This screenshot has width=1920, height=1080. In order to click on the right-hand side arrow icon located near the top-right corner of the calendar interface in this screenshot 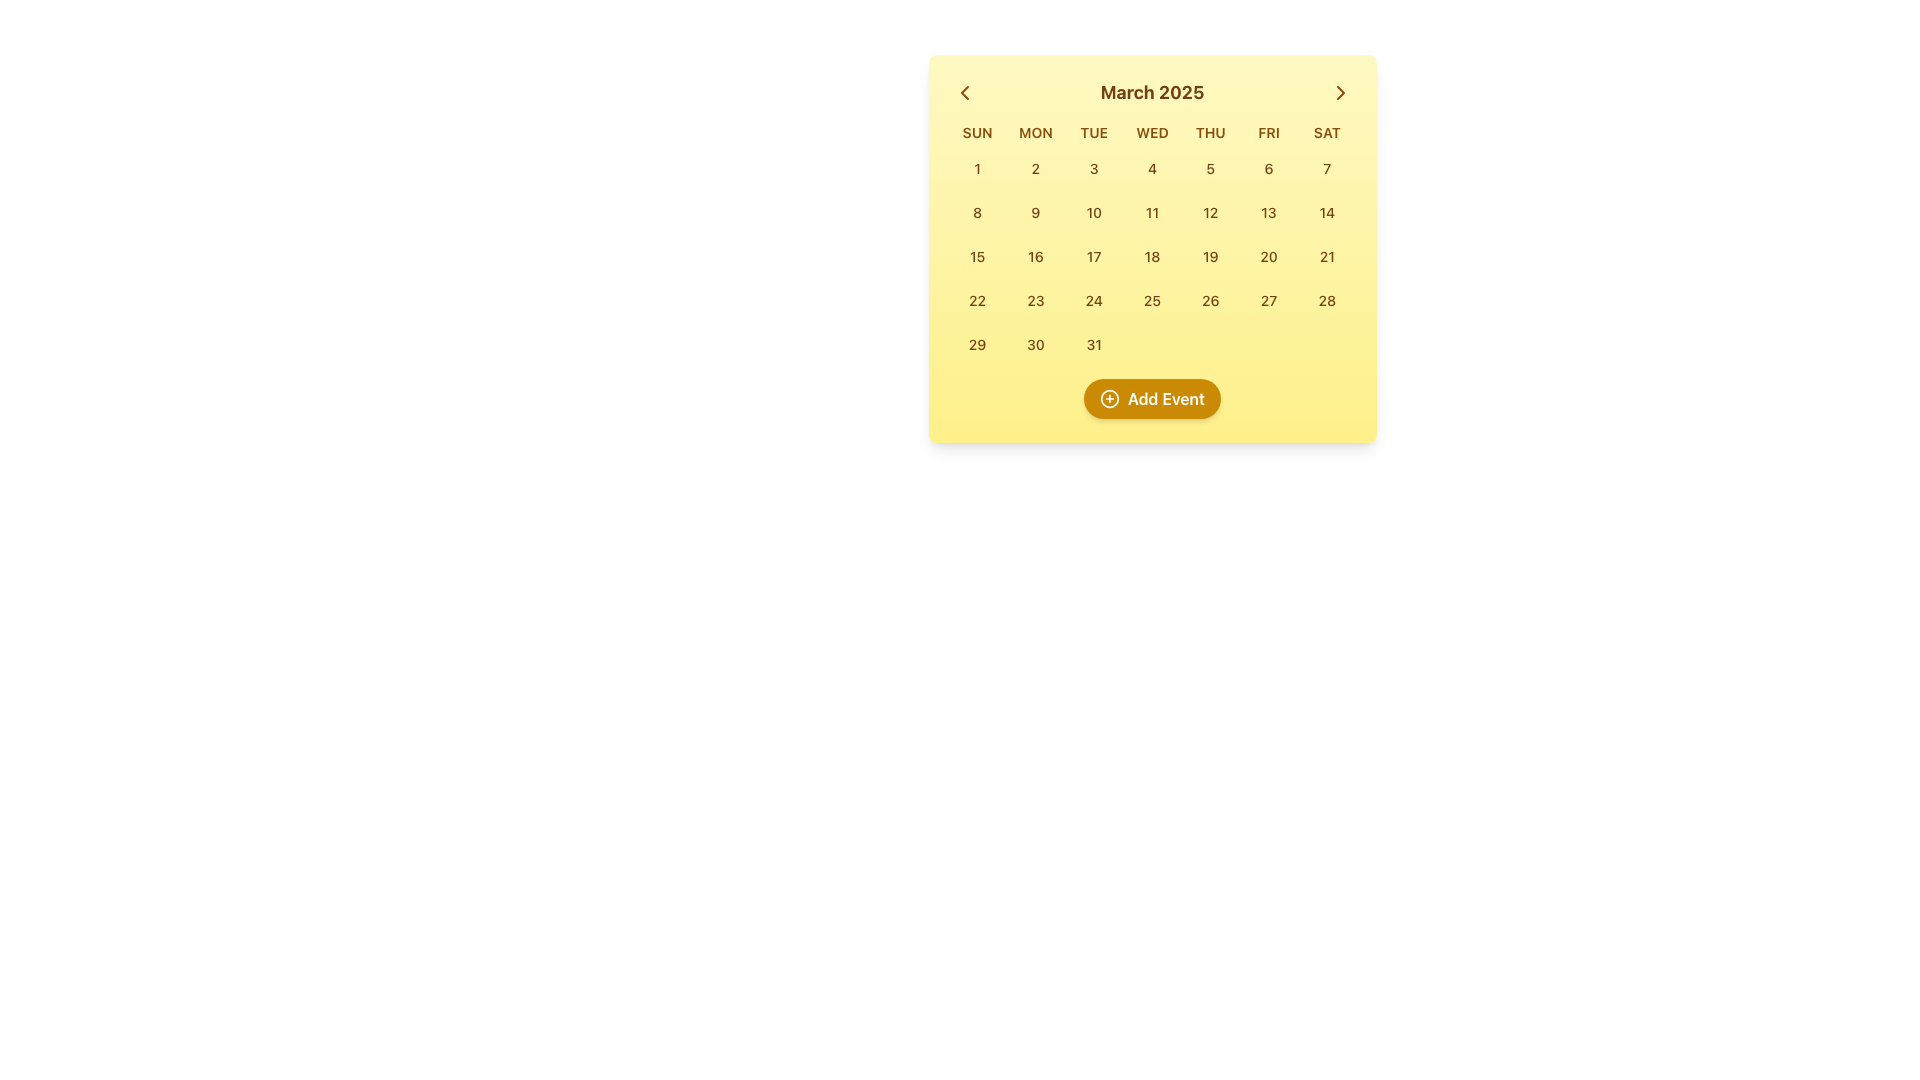, I will do `click(1340, 92)`.